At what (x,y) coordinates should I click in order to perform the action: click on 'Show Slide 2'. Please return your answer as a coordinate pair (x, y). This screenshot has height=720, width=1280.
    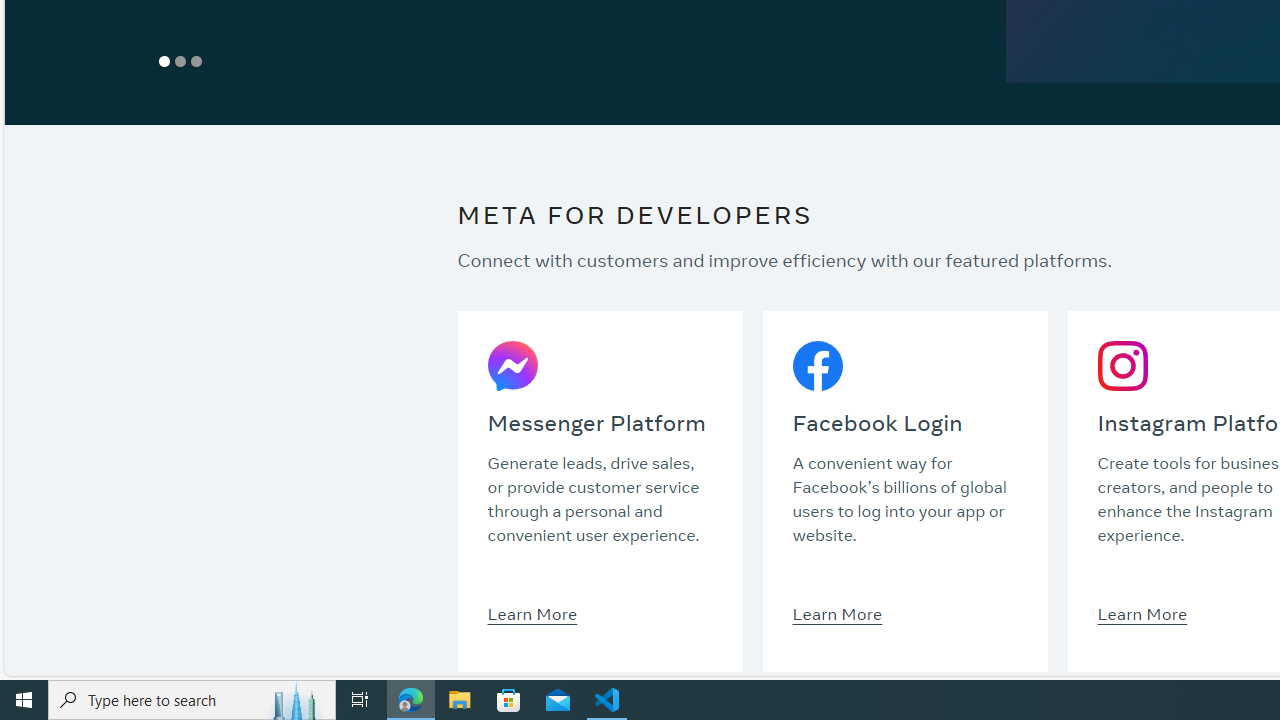
    Looking at the image, I should click on (181, 60).